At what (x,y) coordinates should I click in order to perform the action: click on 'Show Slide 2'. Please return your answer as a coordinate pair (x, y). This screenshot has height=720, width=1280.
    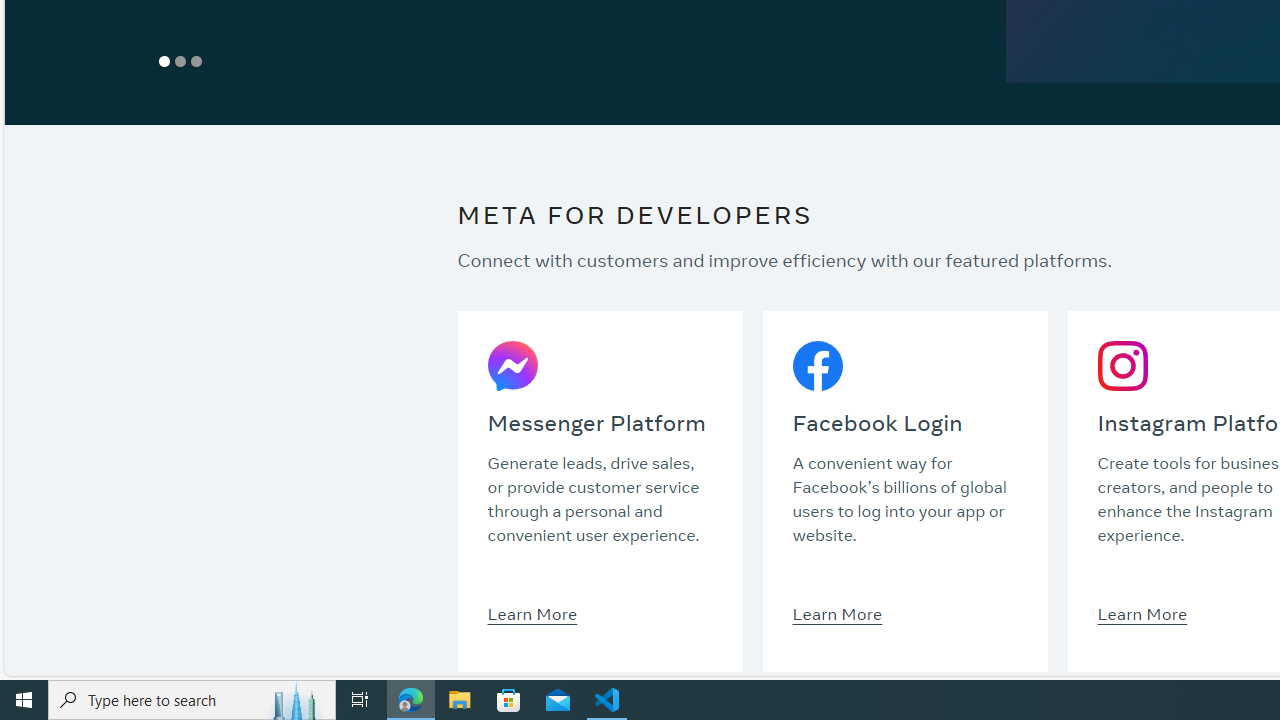
    Looking at the image, I should click on (181, 60).